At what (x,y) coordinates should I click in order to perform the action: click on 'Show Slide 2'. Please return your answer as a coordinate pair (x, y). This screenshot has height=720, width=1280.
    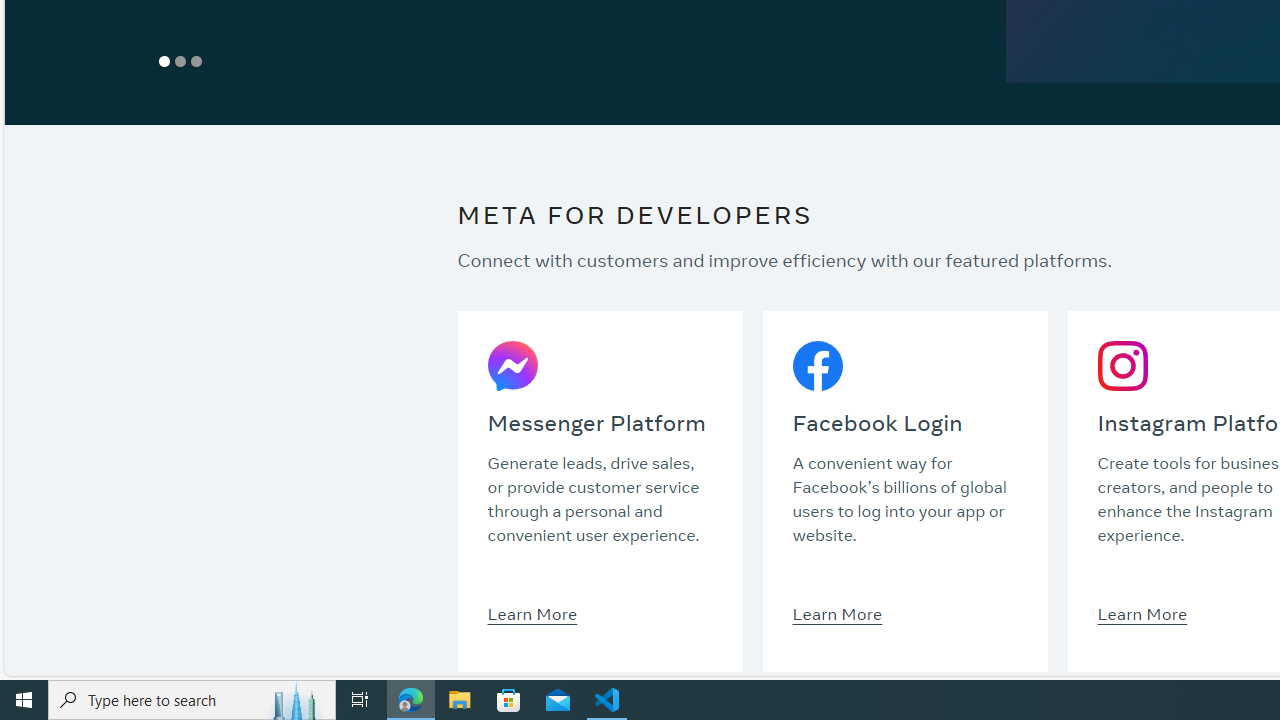
    Looking at the image, I should click on (181, 60).